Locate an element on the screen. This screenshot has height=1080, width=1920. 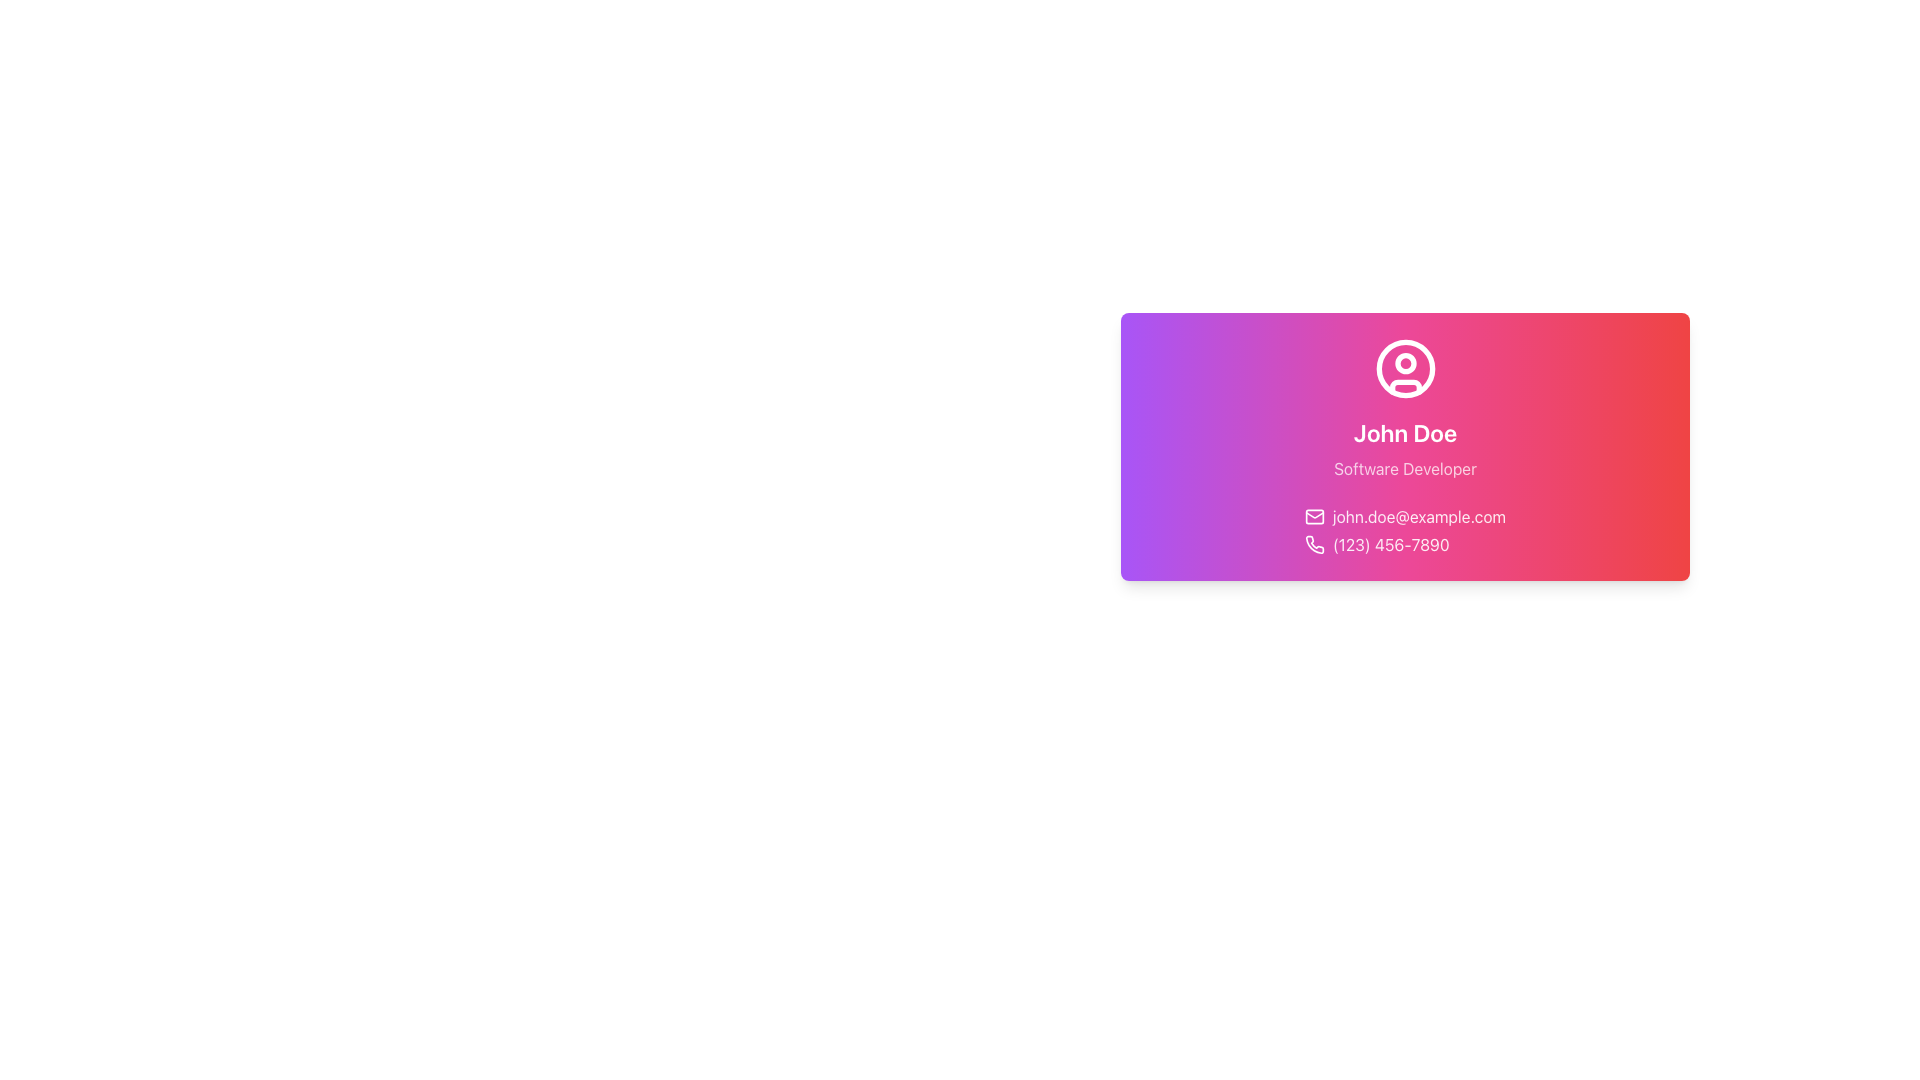
the phone icon, which is a white outline of a telephone receiver located at the bottom of the contact card, aligned with the phone number '(123) 456-7890' is located at coordinates (1315, 544).